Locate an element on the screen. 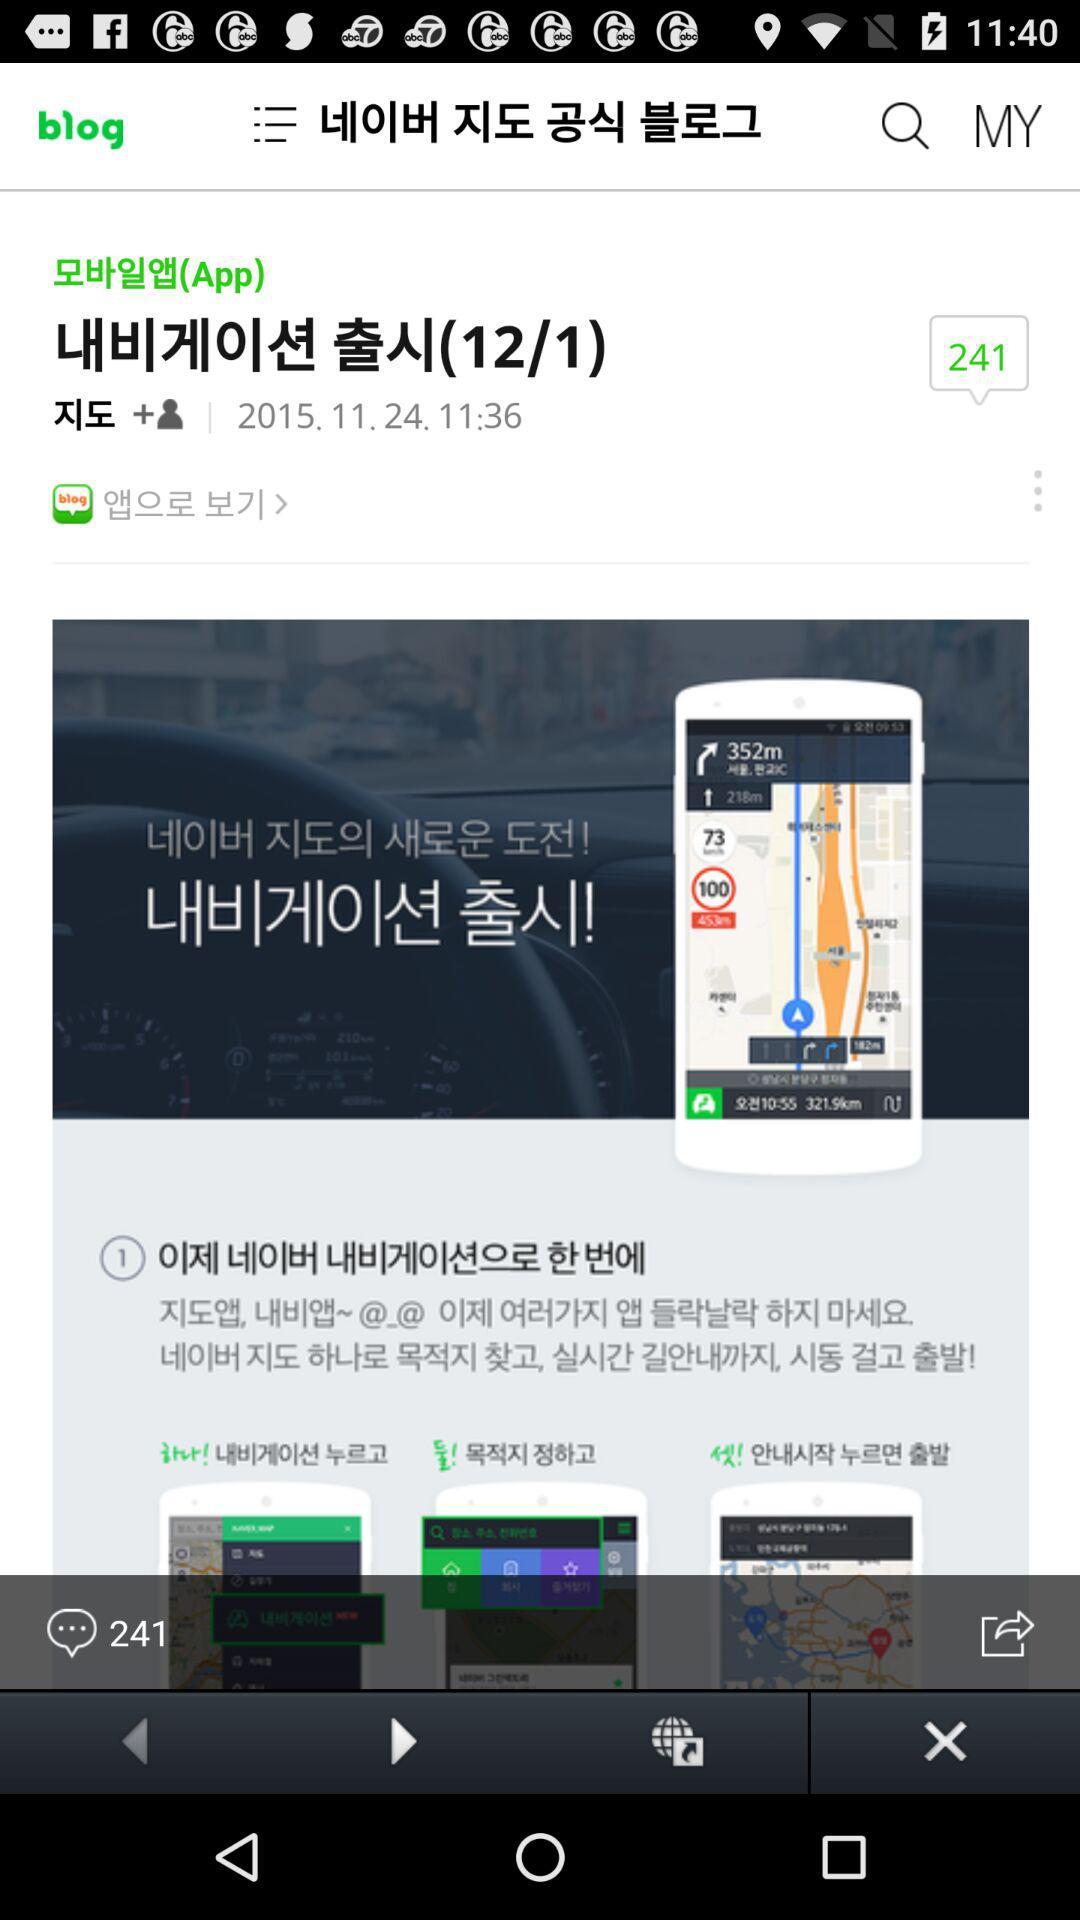 The image size is (1080, 1920). the arrow_backward icon is located at coordinates (134, 1862).